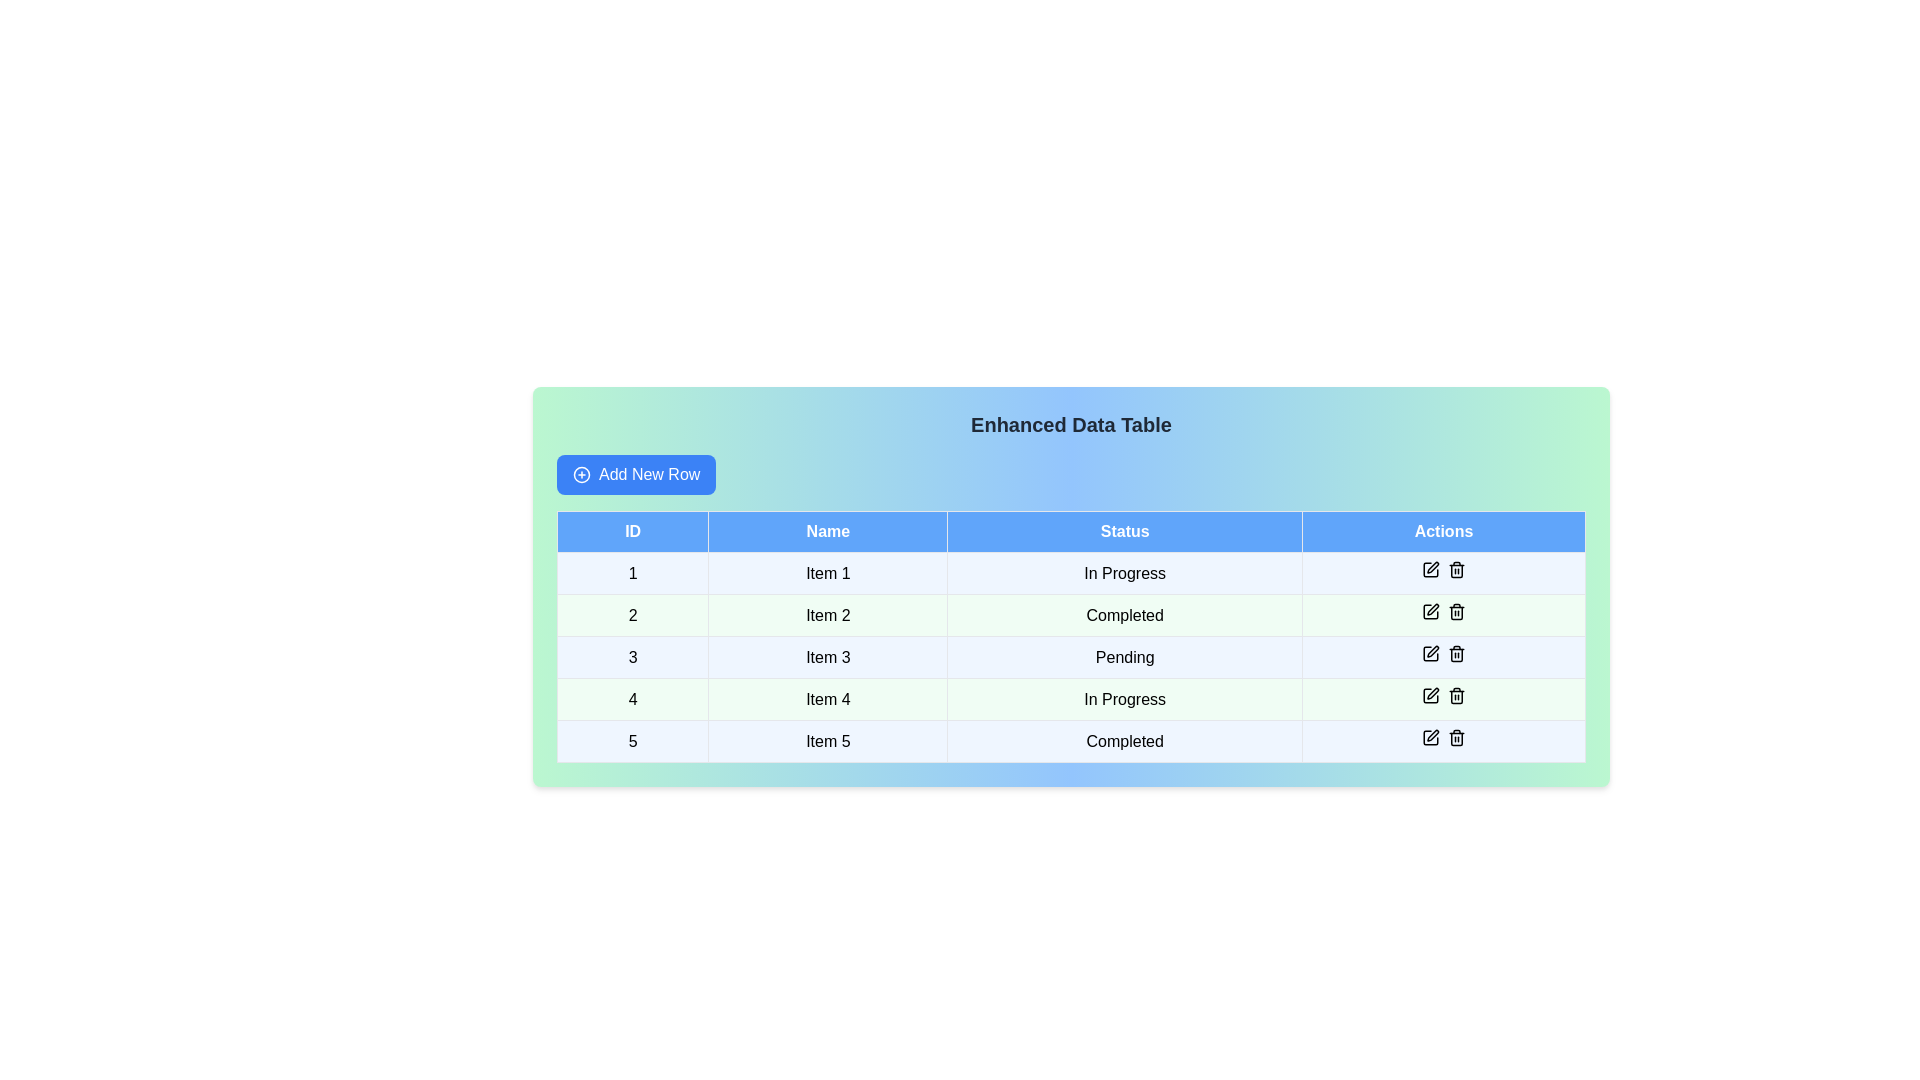  Describe the element at coordinates (1456, 570) in the screenshot. I see `the trash bin icon button located in the 'Actions' column of the first row of the table` at that location.